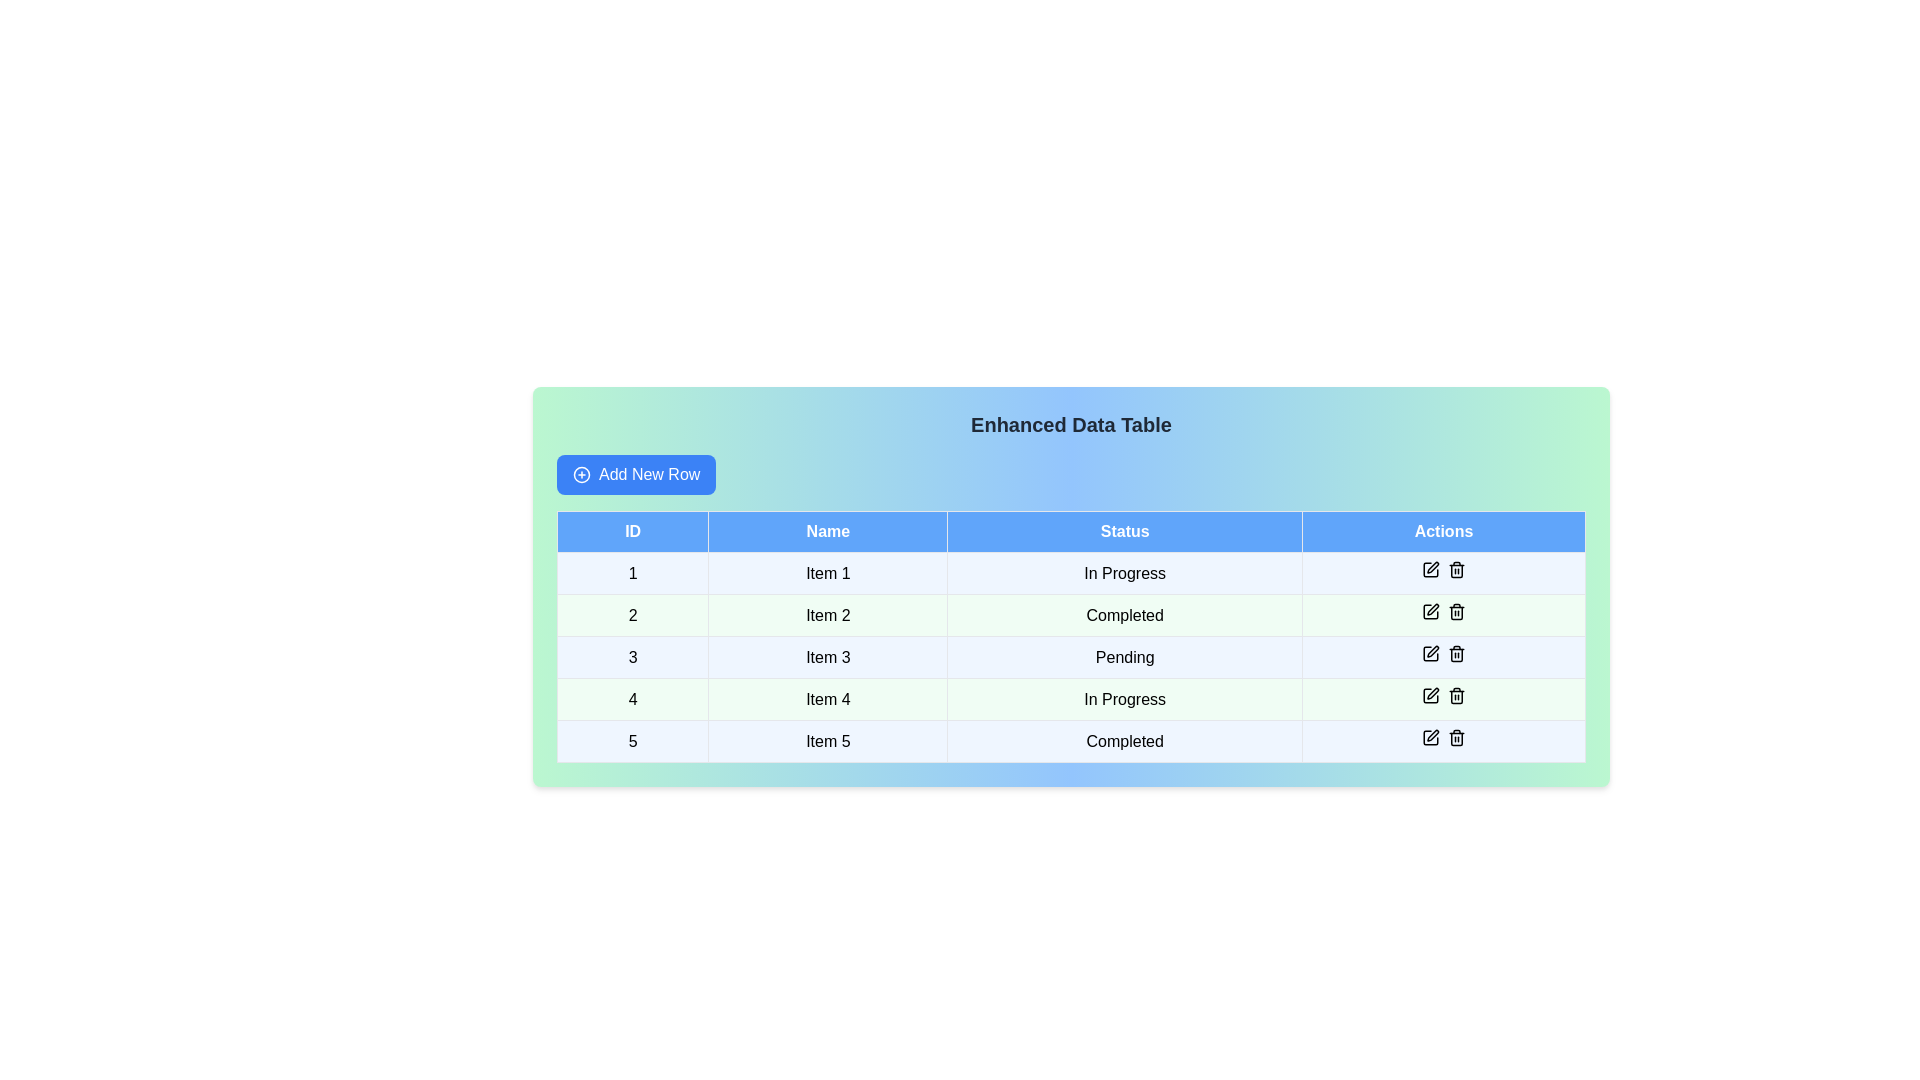  Describe the element at coordinates (1456, 570) in the screenshot. I see `the trash bin icon button located in the 'Actions' column of the first row of the table` at that location.